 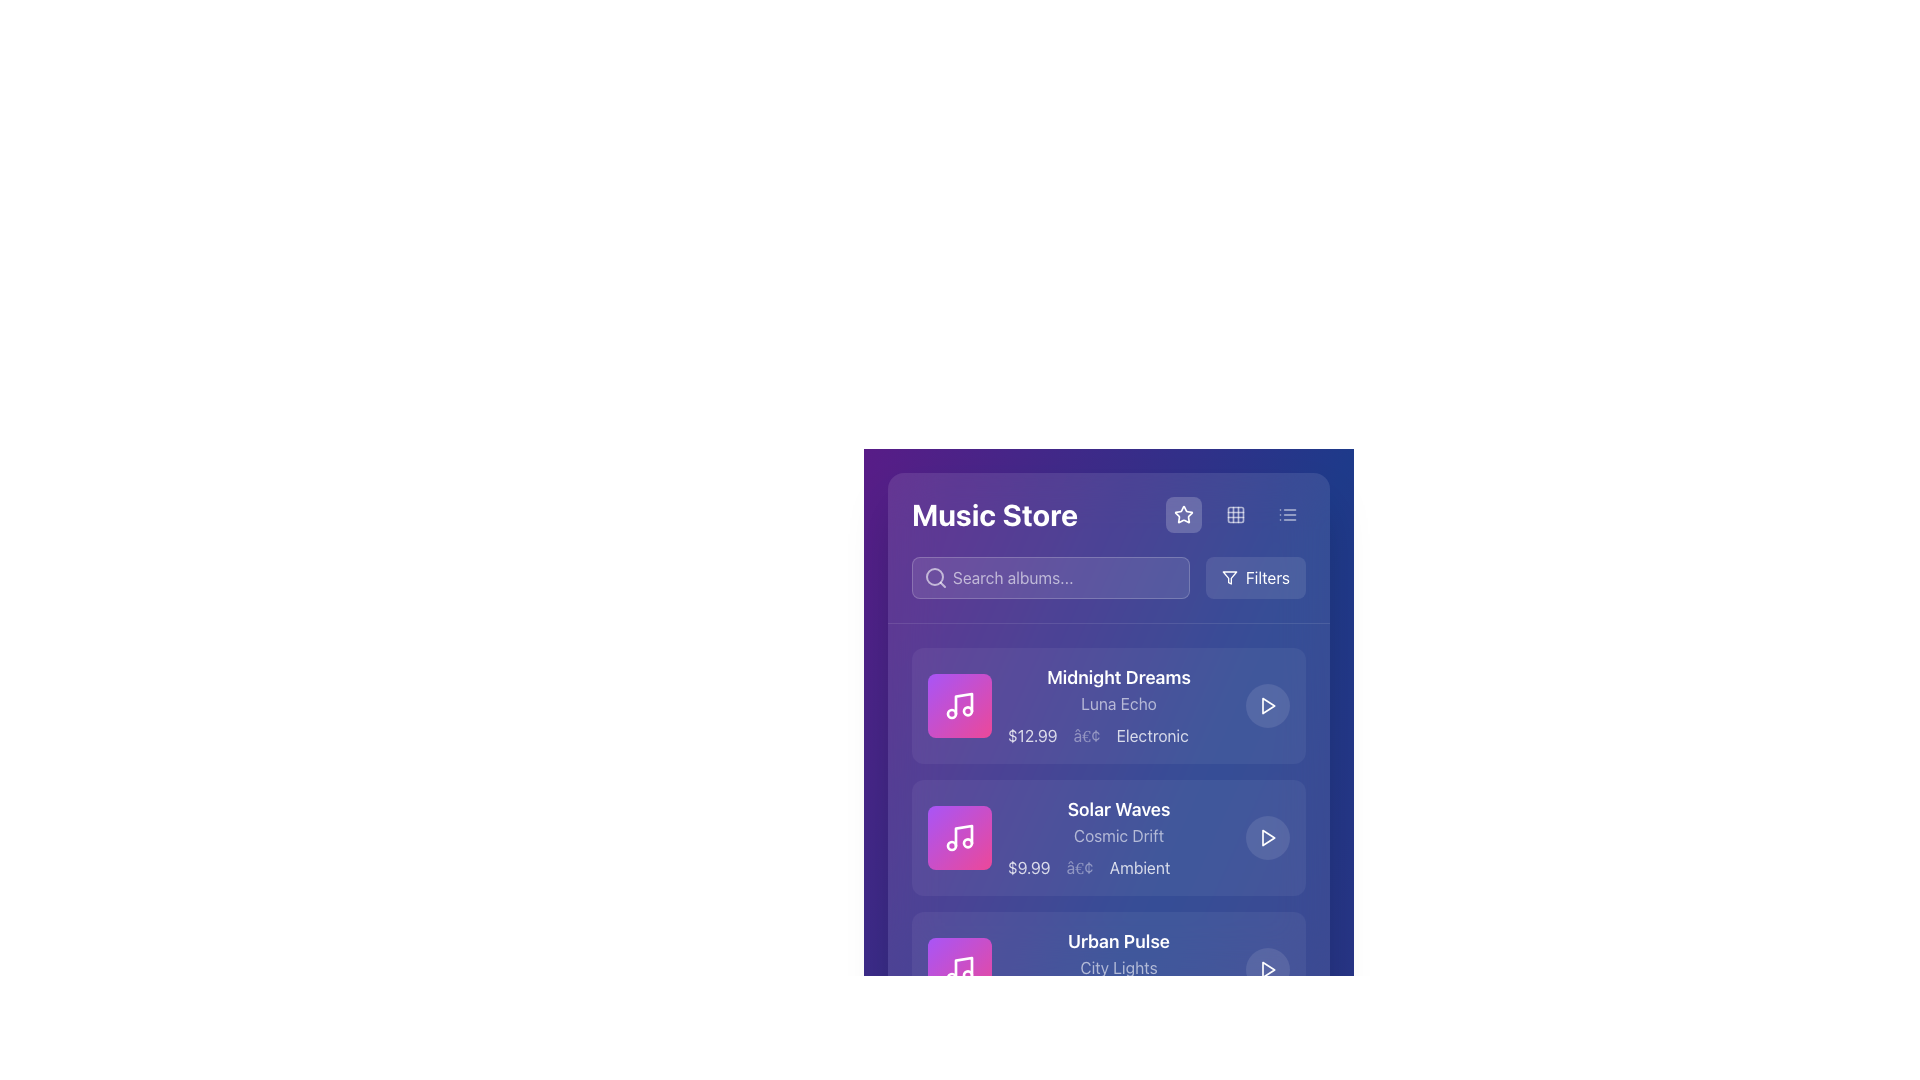 I want to click on the small circular dot (•) delimiter located between the price '$12.99' and the genre 'Electronic' in the album row for 'Midnight Dreams', so click(x=1086, y=736).